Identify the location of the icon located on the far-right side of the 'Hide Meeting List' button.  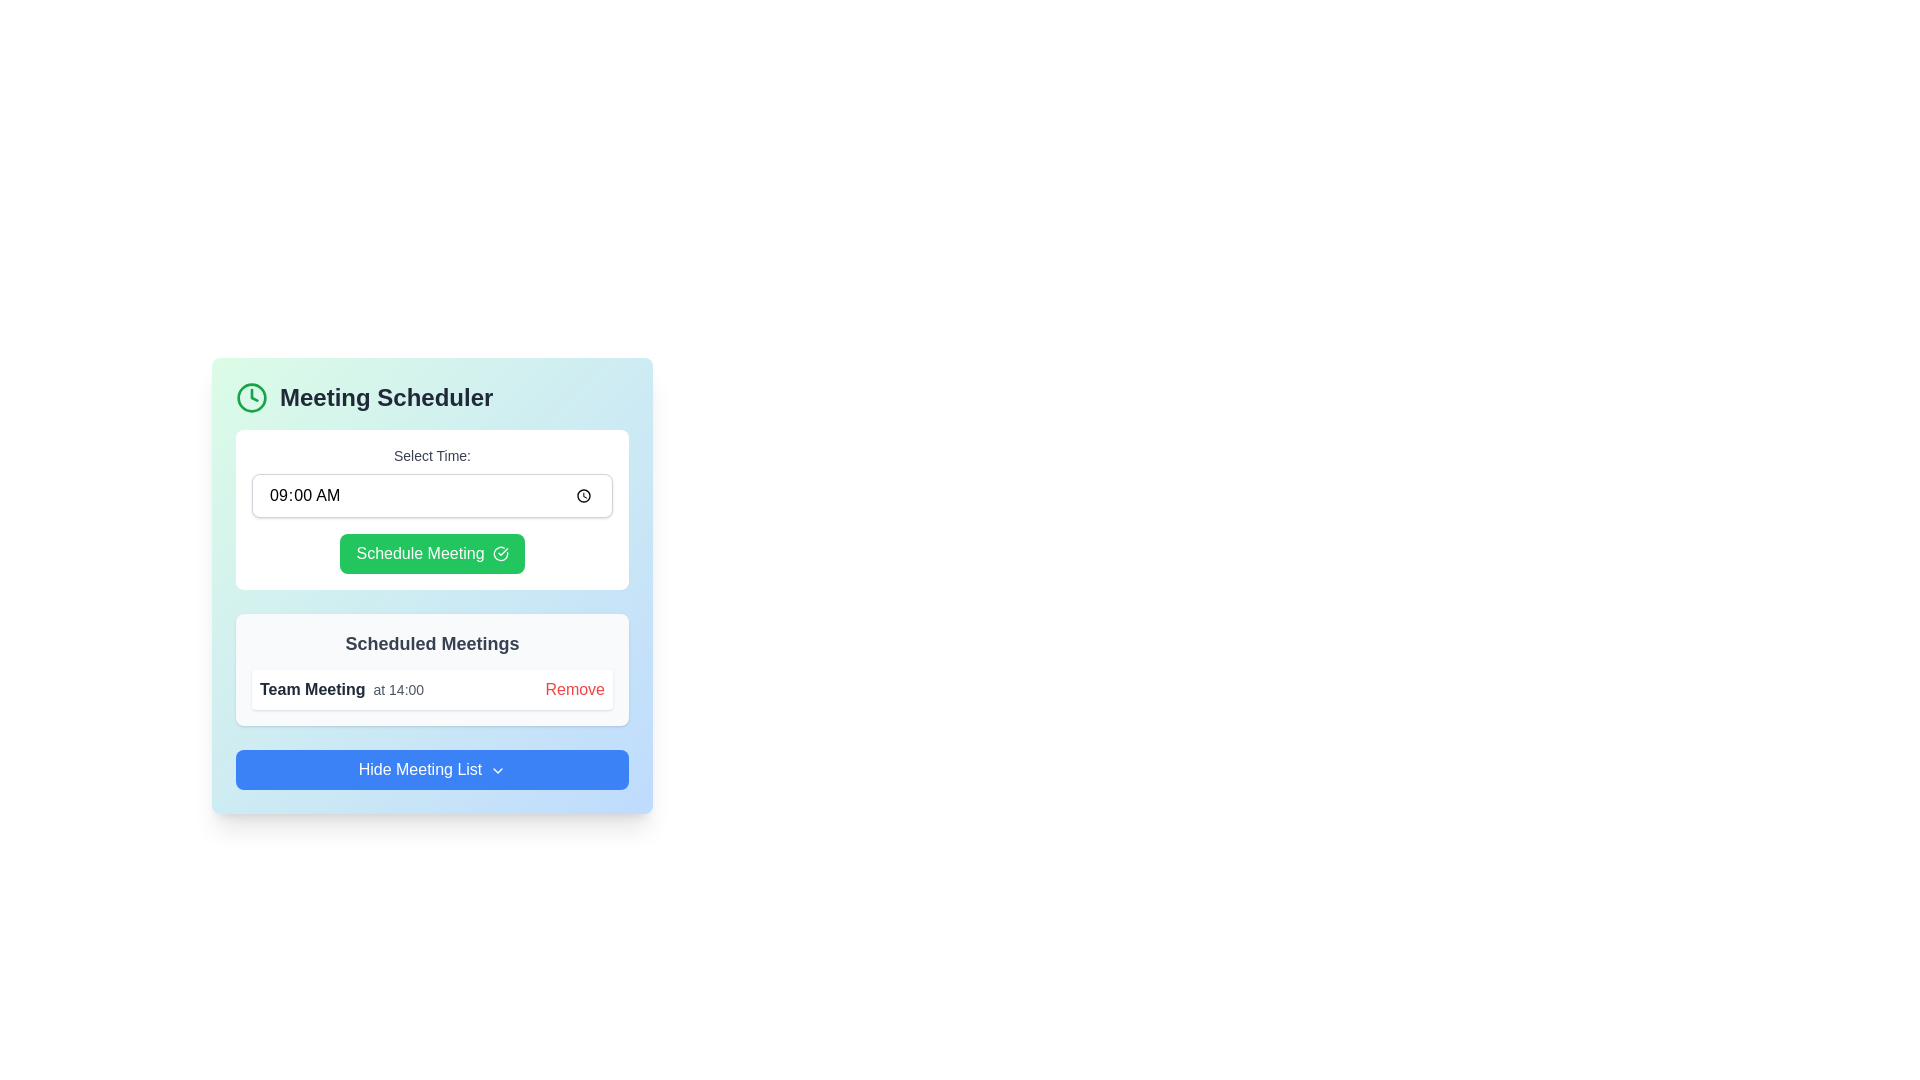
(498, 769).